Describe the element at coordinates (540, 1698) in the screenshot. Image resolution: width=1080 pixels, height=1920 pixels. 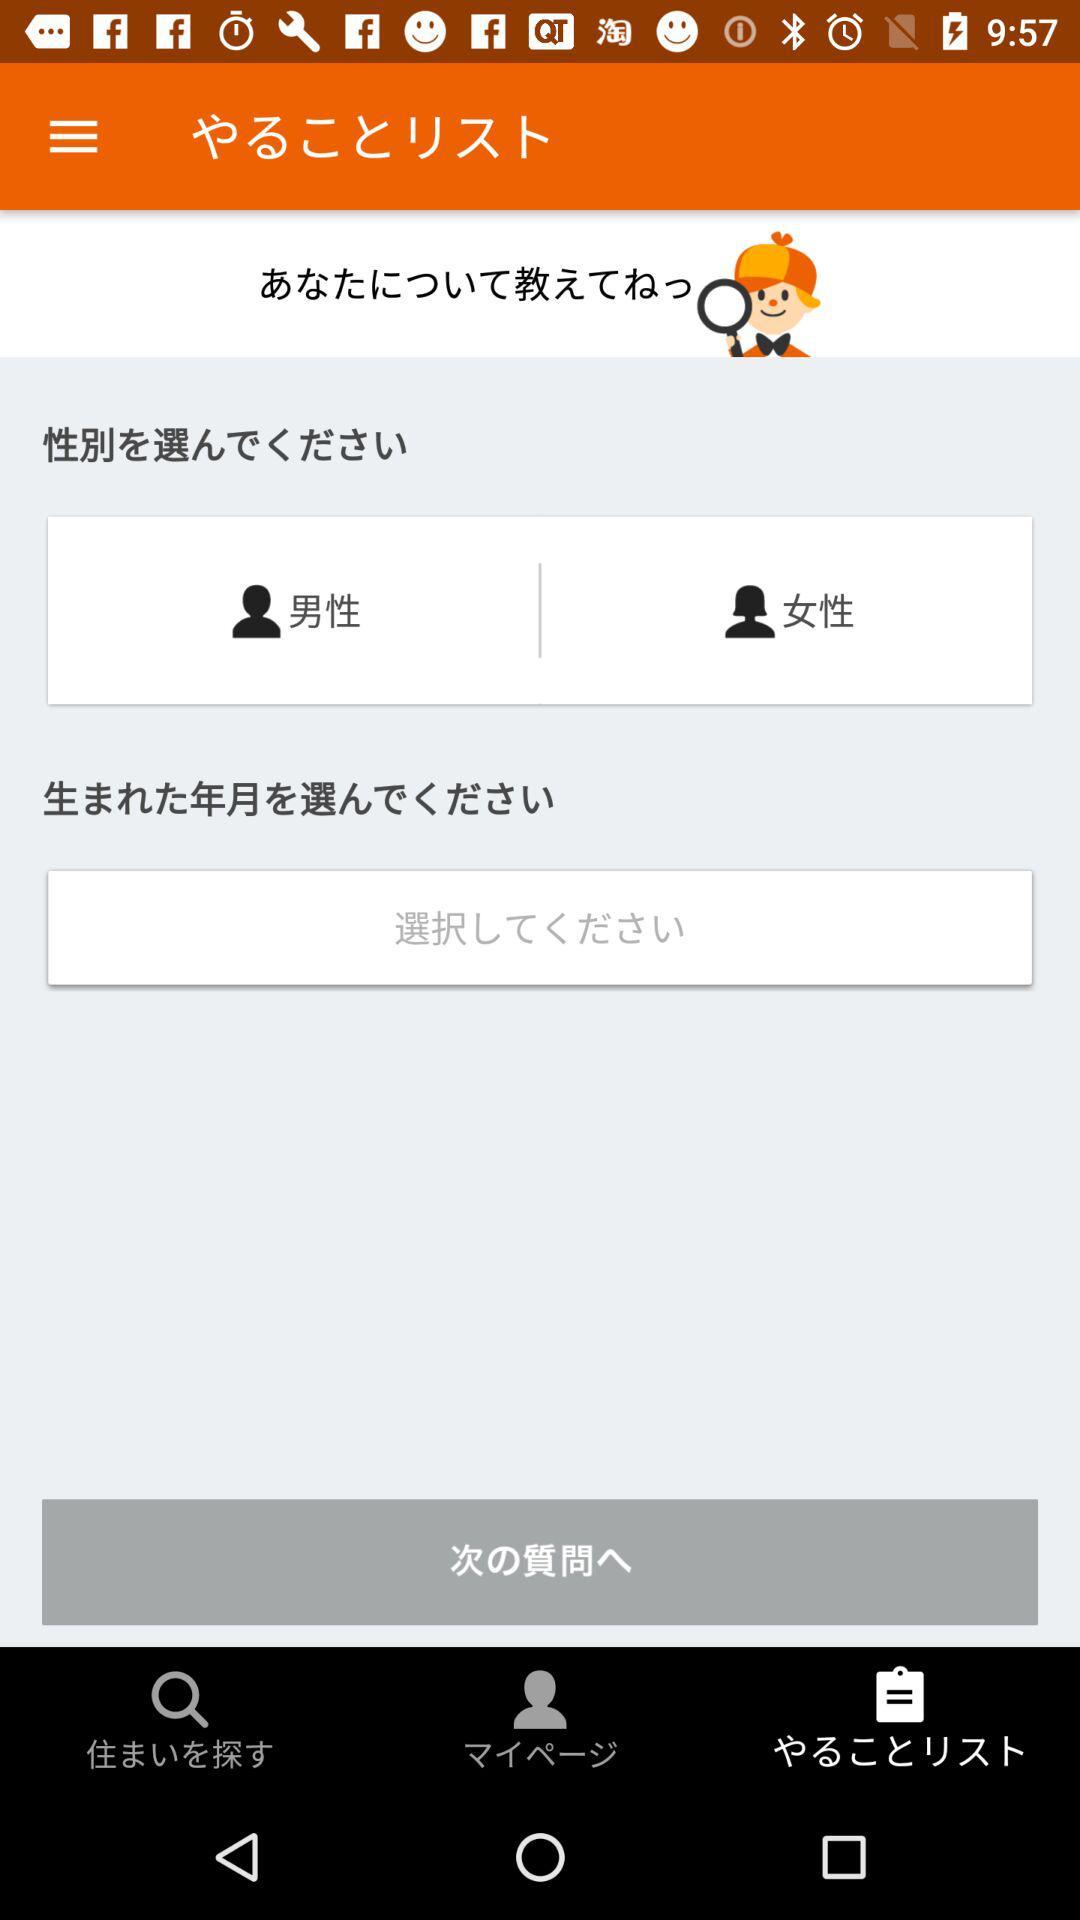
I see `the profile icon which is right to search icon` at that location.